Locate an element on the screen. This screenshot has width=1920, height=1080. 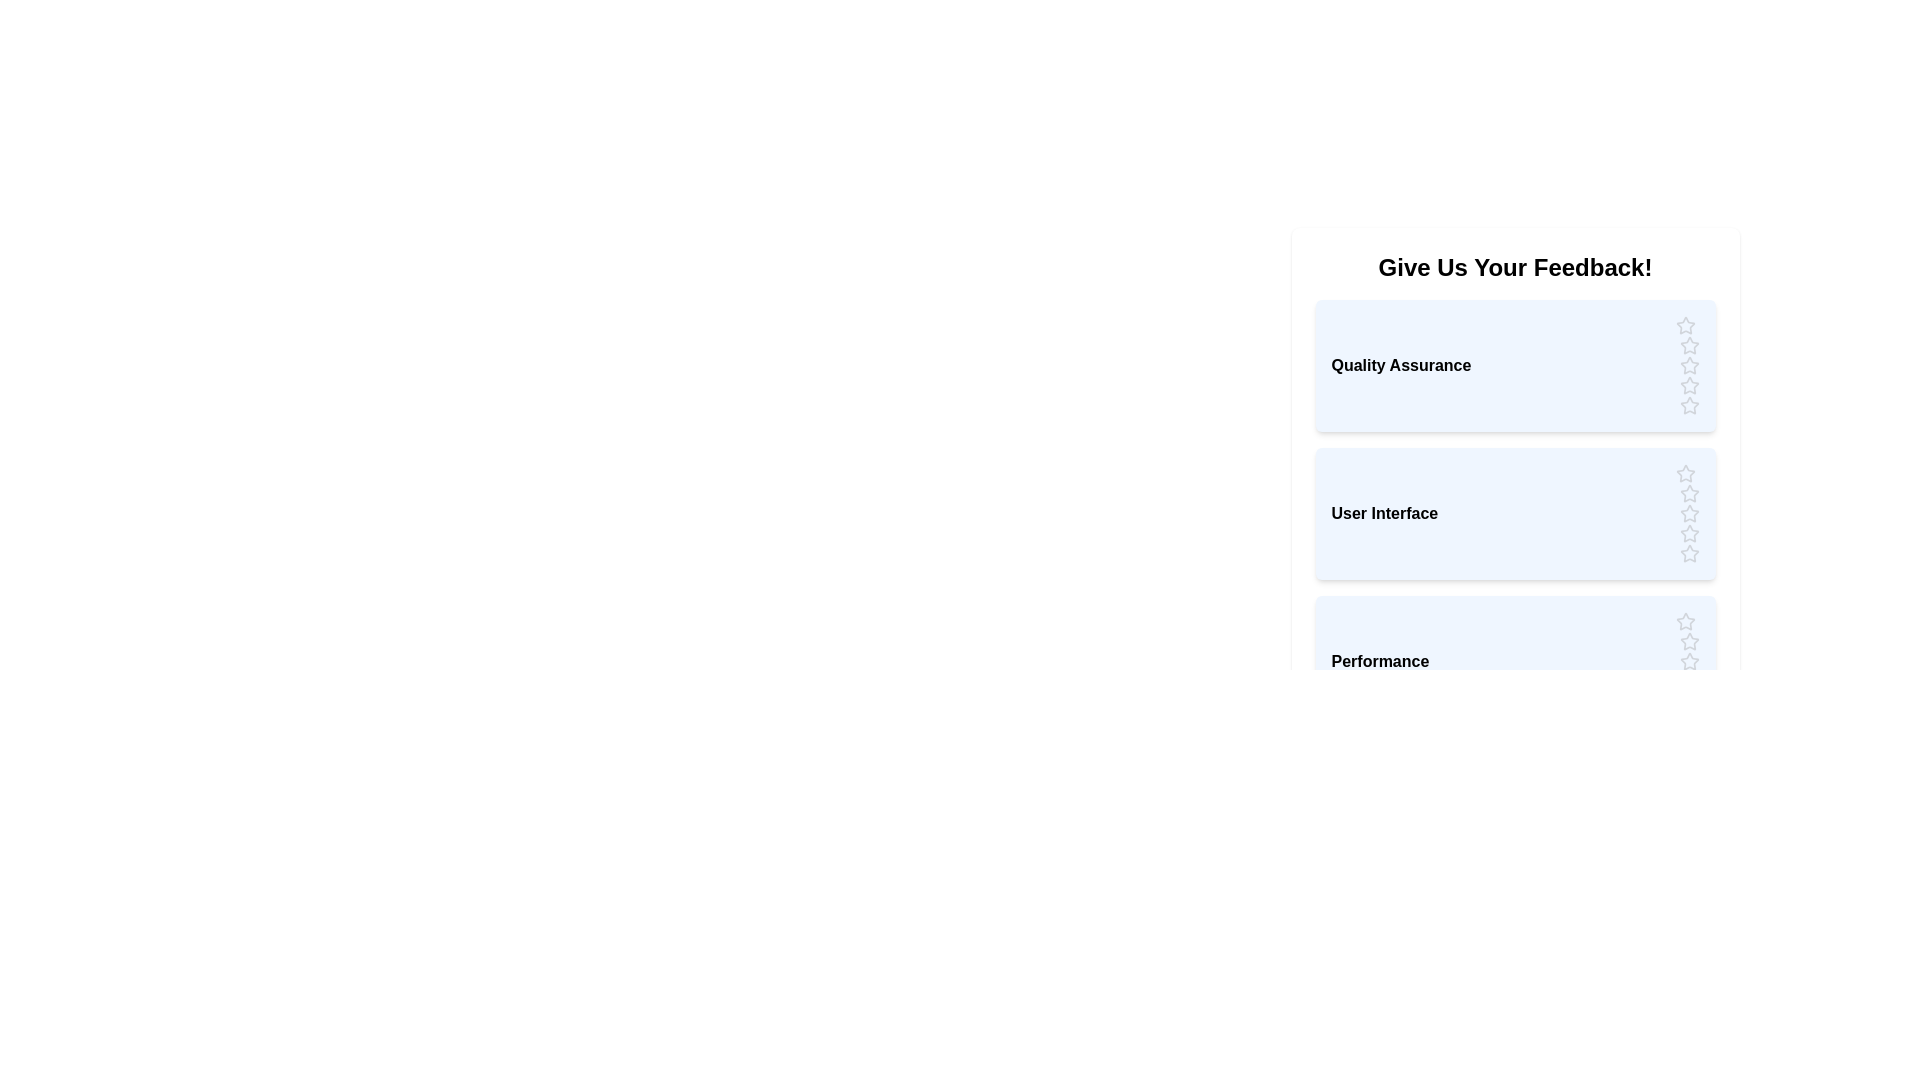
the rating for the category 'User Interface' to 1 stars is located at coordinates (1684, 474).